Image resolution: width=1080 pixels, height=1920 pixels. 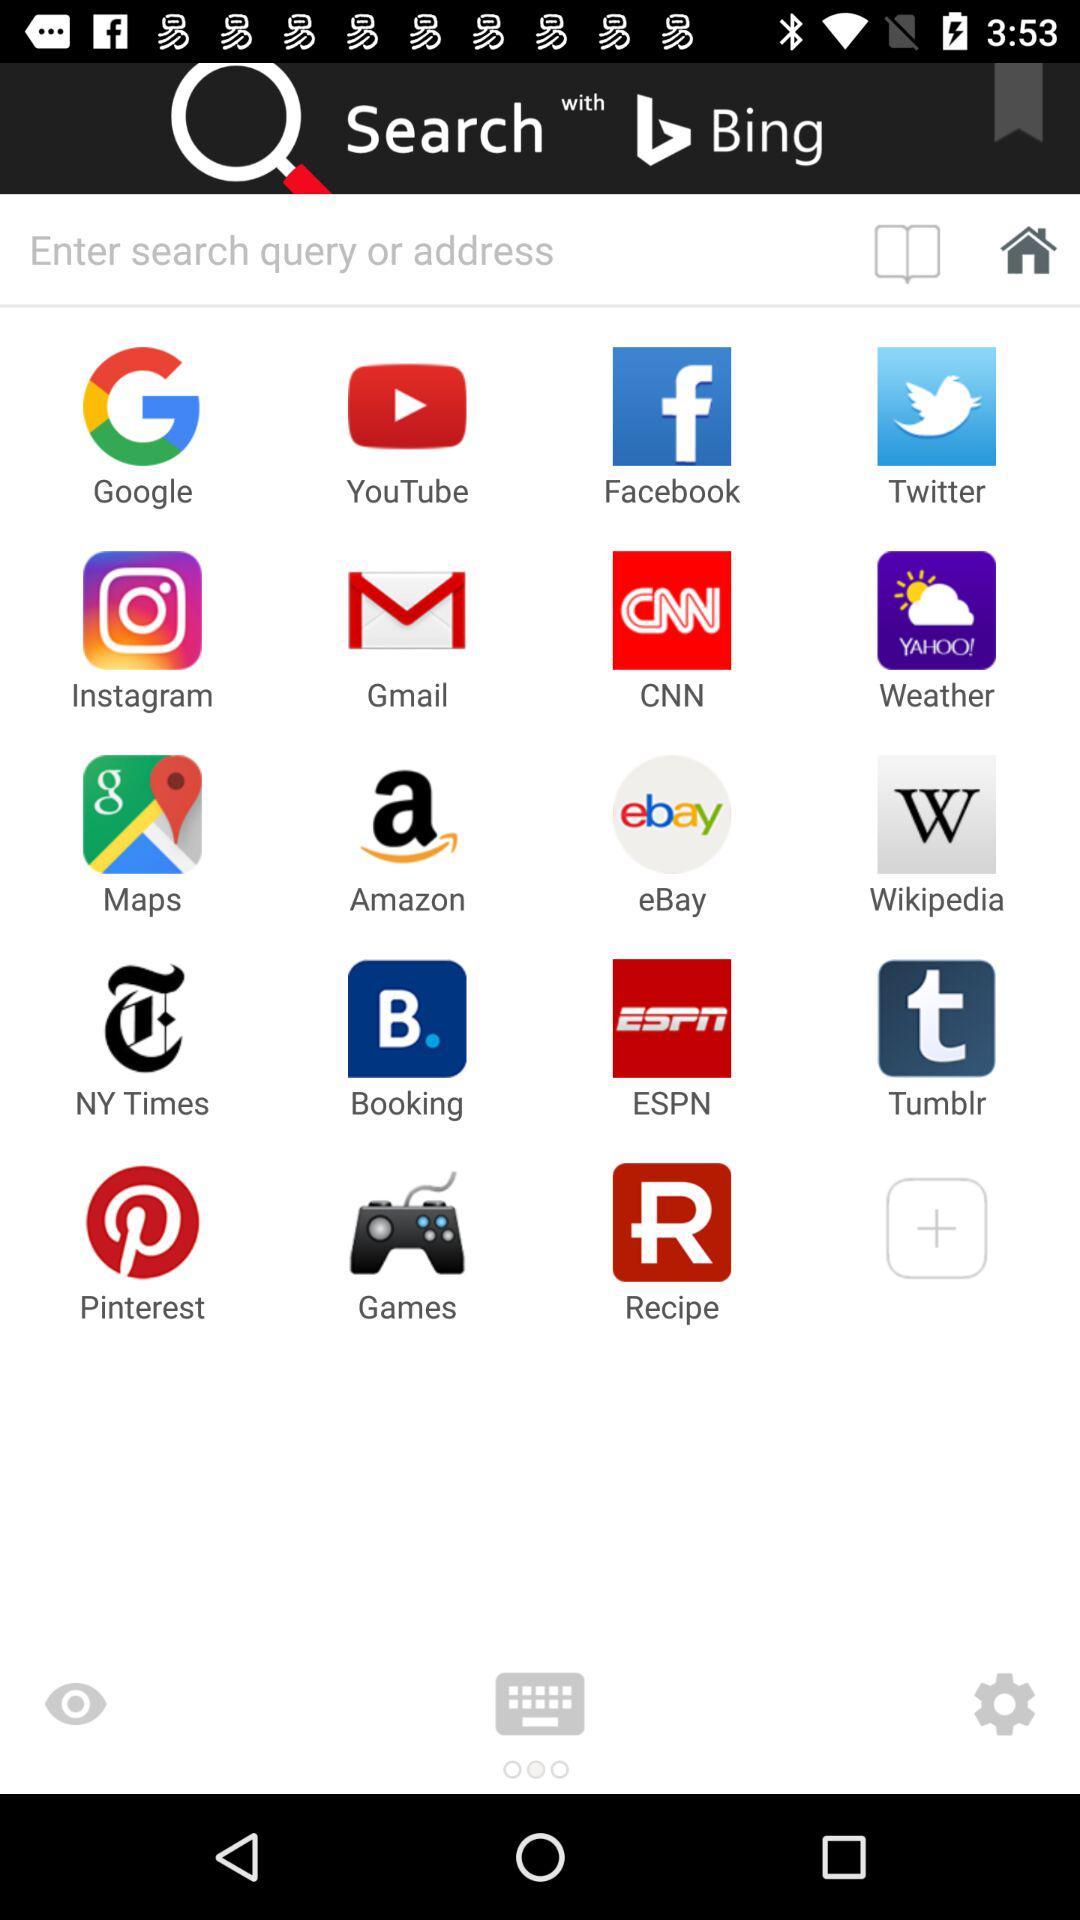 What do you see at coordinates (912, 248) in the screenshot?
I see `home page` at bounding box center [912, 248].